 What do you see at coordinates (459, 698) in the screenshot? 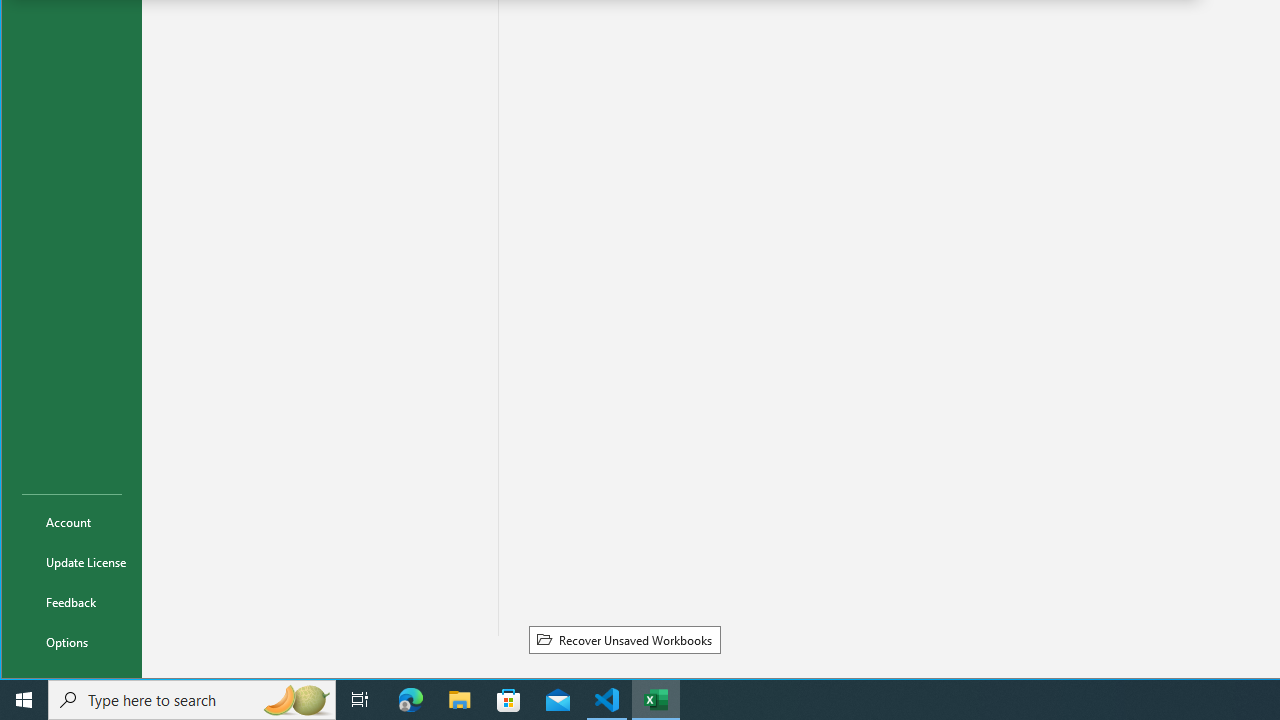
I see `'File Explorer'` at bounding box center [459, 698].